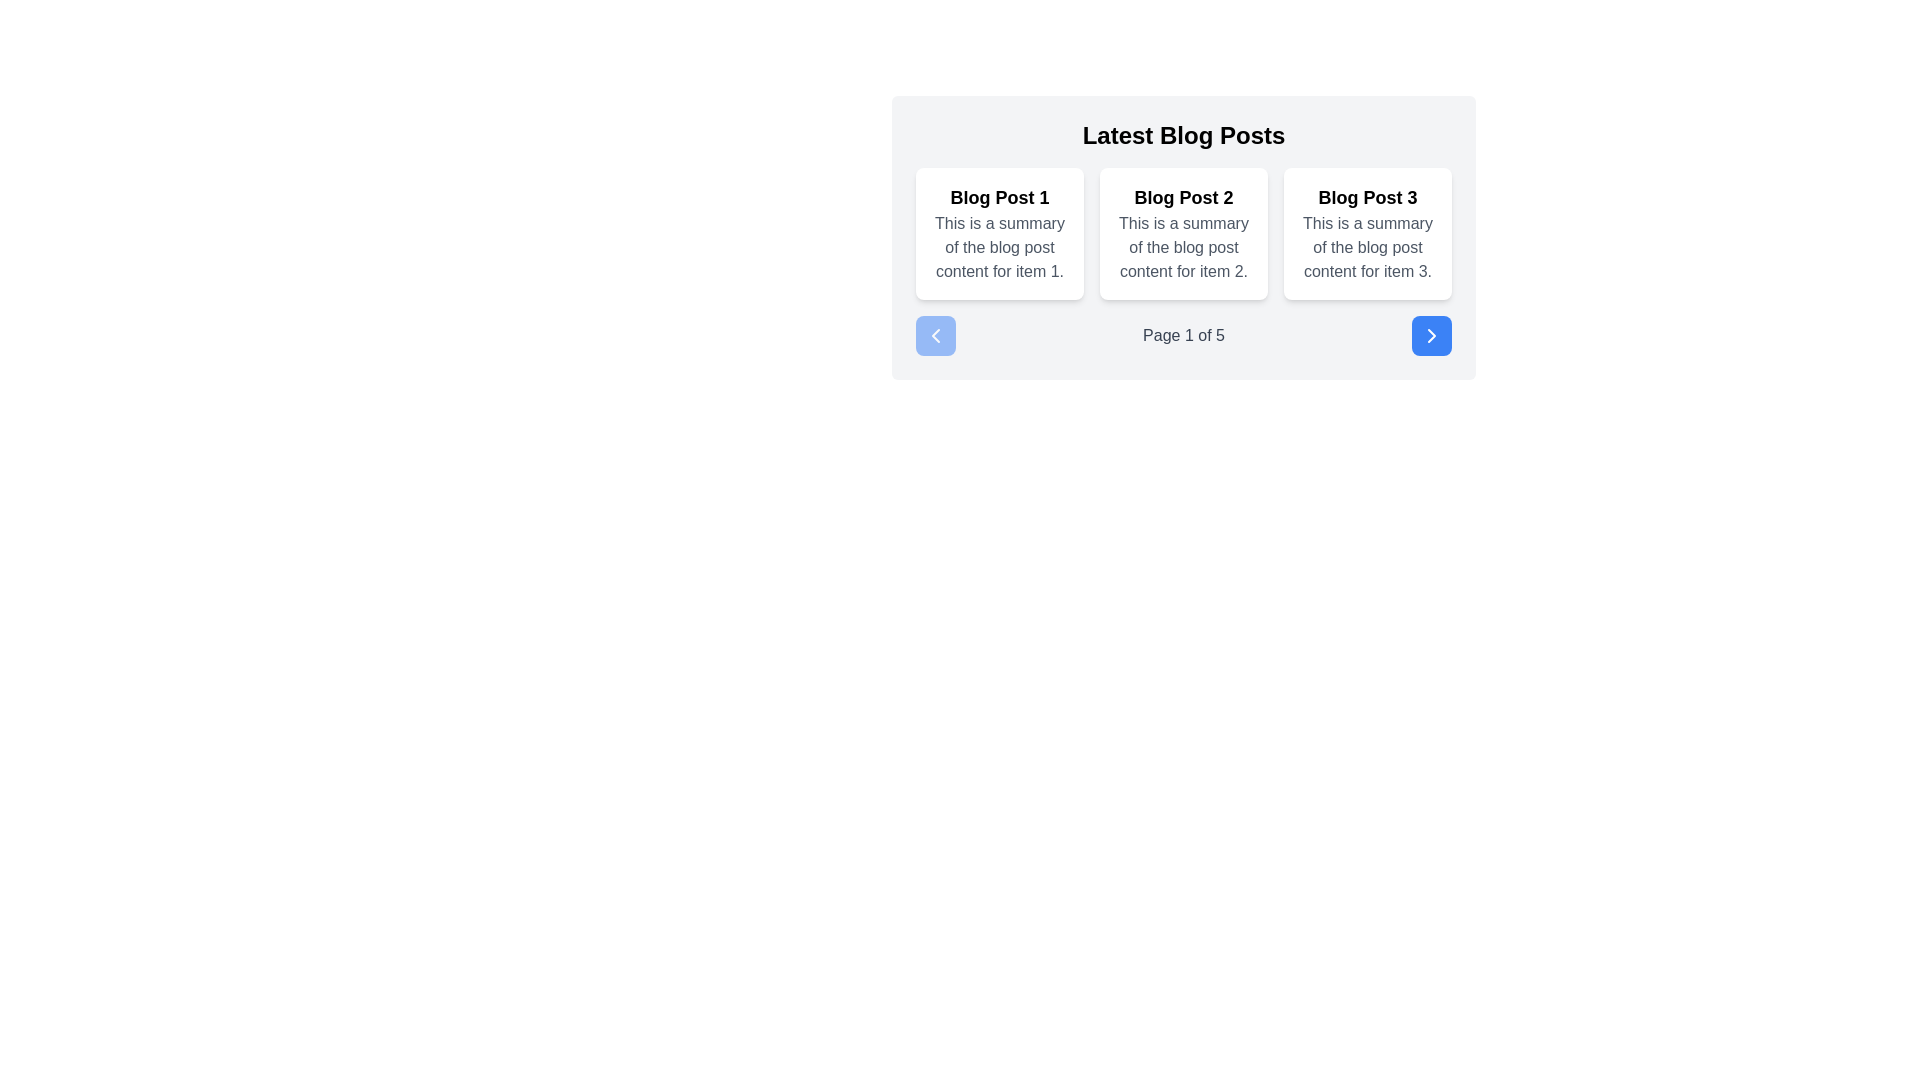 This screenshot has height=1080, width=1920. I want to click on current page information from the pagination control labeled 'Page 1 of 5', which is a horizontal pagination control located at the bottom of the 'Latest Blog Posts' section, so click(1184, 334).